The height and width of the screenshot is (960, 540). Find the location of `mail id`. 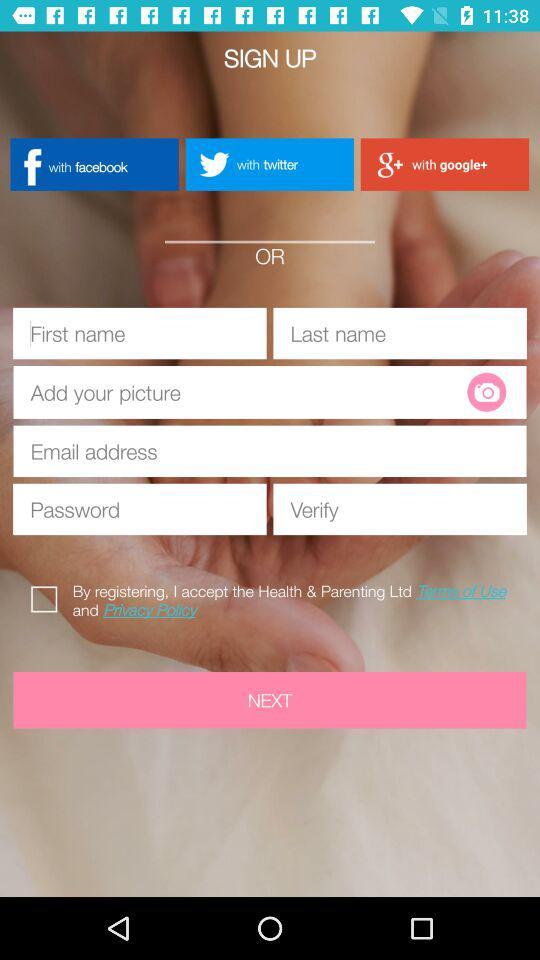

mail id is located at coordinates (270, 451).